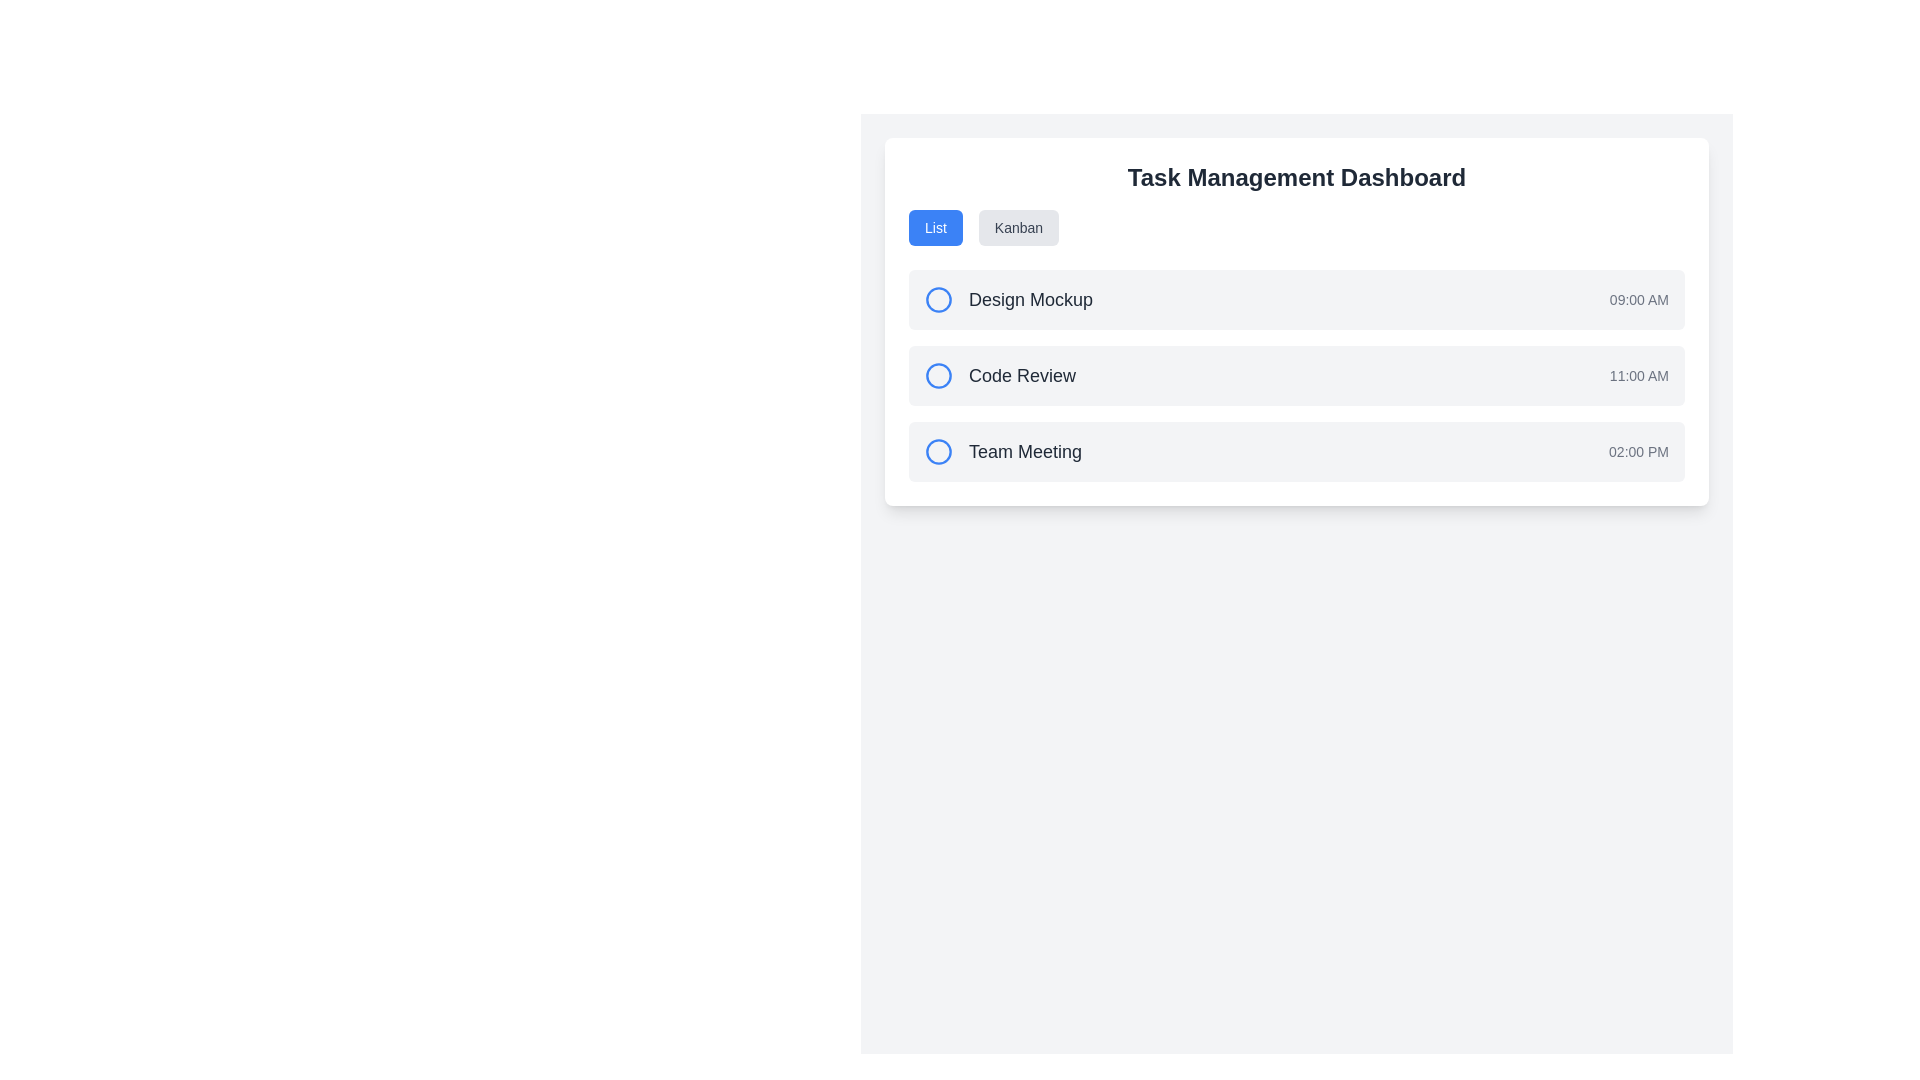 The height and width of the screenshot is (1080, 1920). I want to click on the selection indicator for the 'Code Review' task, which is a Checkbox located in the second list item of the task list, between 'Design Mockup' and 'Team Meeting', so click(938, 375).